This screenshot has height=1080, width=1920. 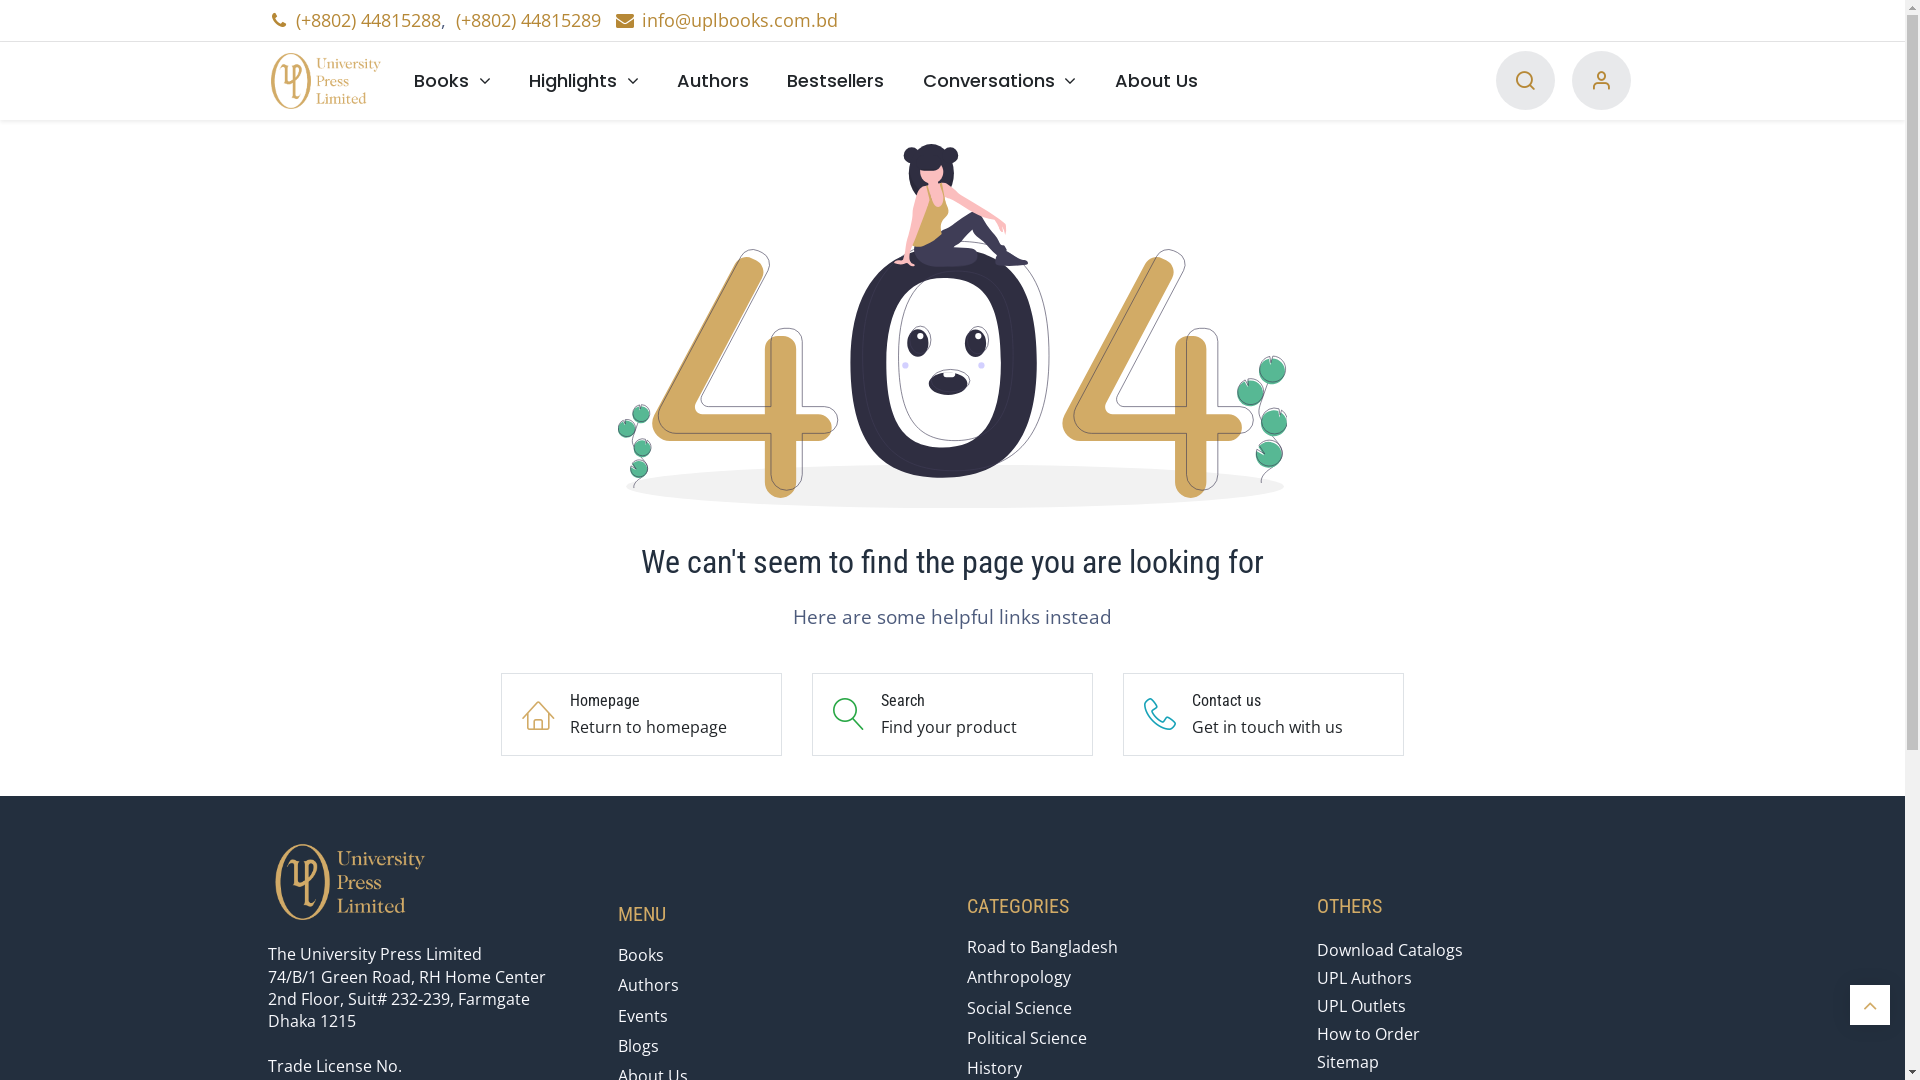 I want to click on 'UPL Authors', so click(x=1363, y=977).